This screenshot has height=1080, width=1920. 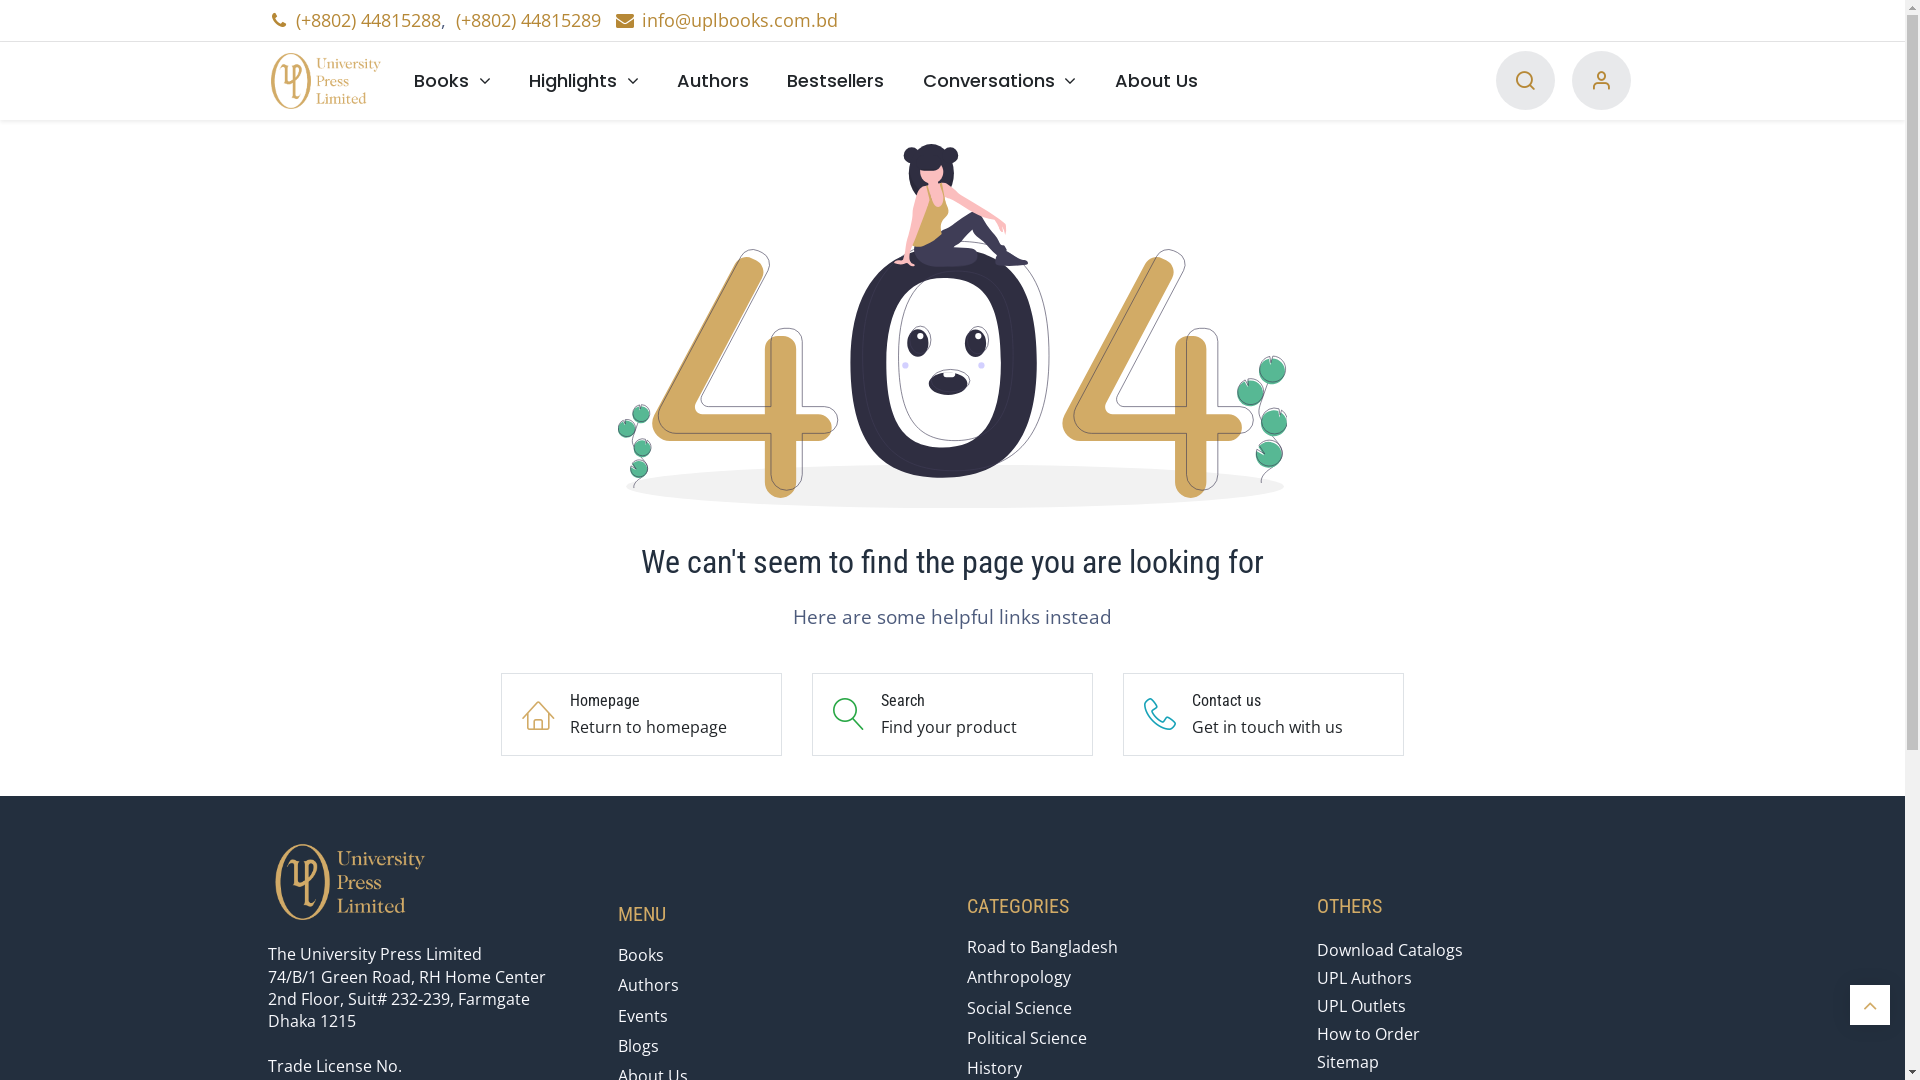 I want to click on 'UPL Authors', so click(x=1363, y=977).